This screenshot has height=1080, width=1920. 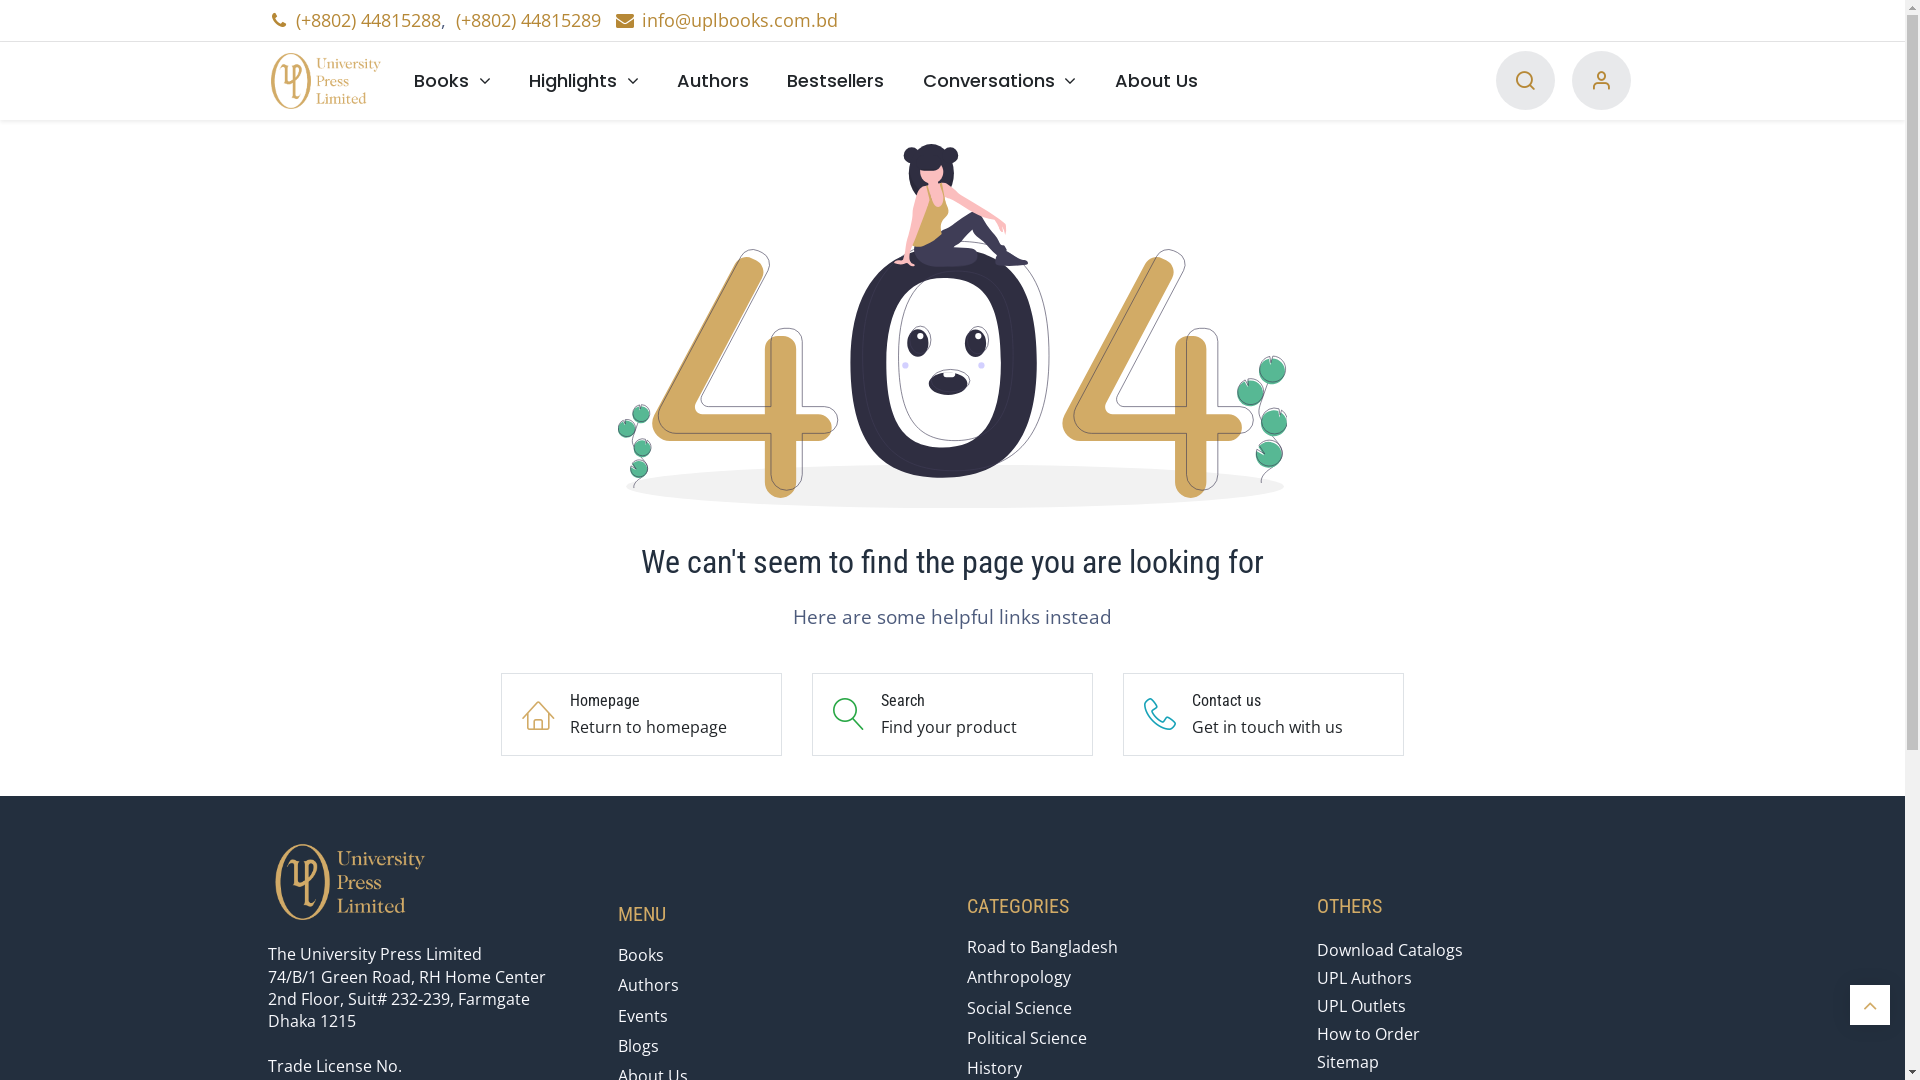 I want to click on 'UPL Authors', so click(x=1363, y=977).